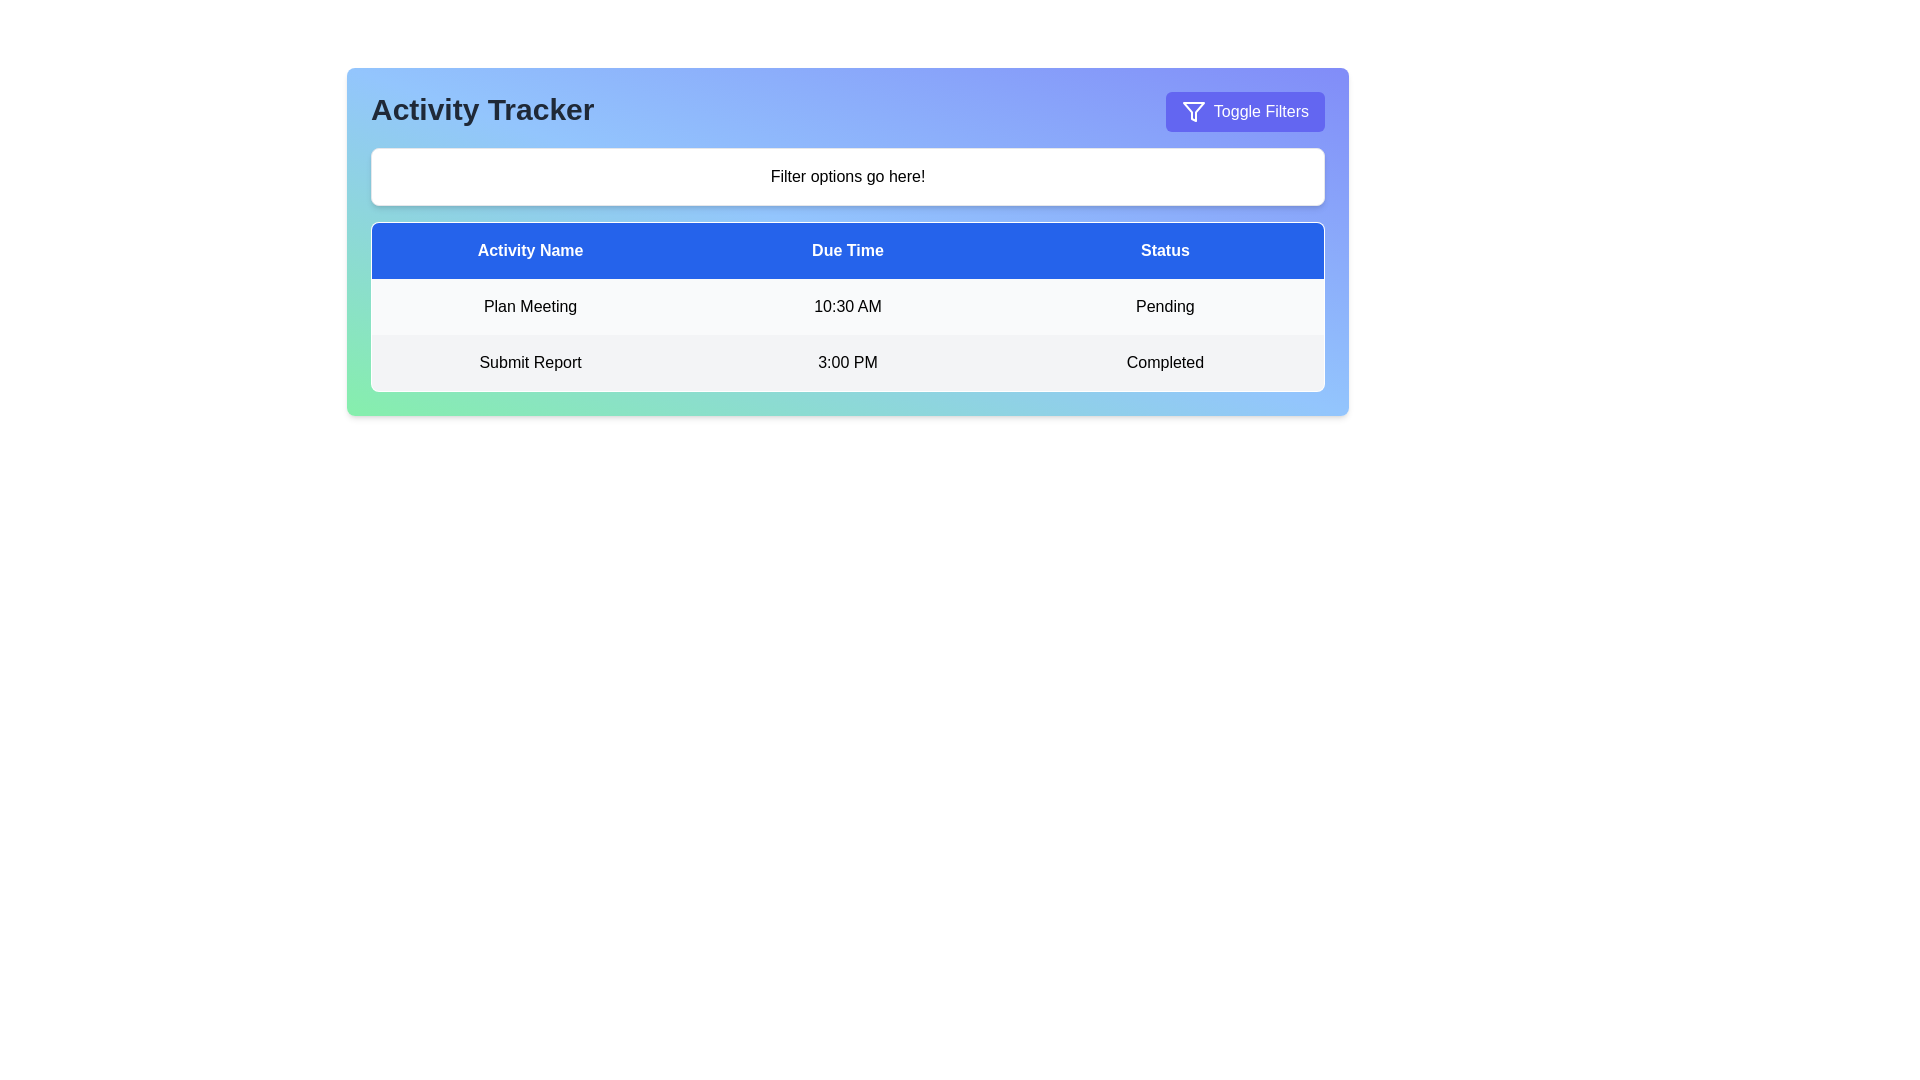  What do you see at coordinates (848, 176) in the screenshot?
I see `the text label that informs the user about filter options, located near the top of the activity tracker interface, just below the toggle filters button` at bounding box center [848, 176].